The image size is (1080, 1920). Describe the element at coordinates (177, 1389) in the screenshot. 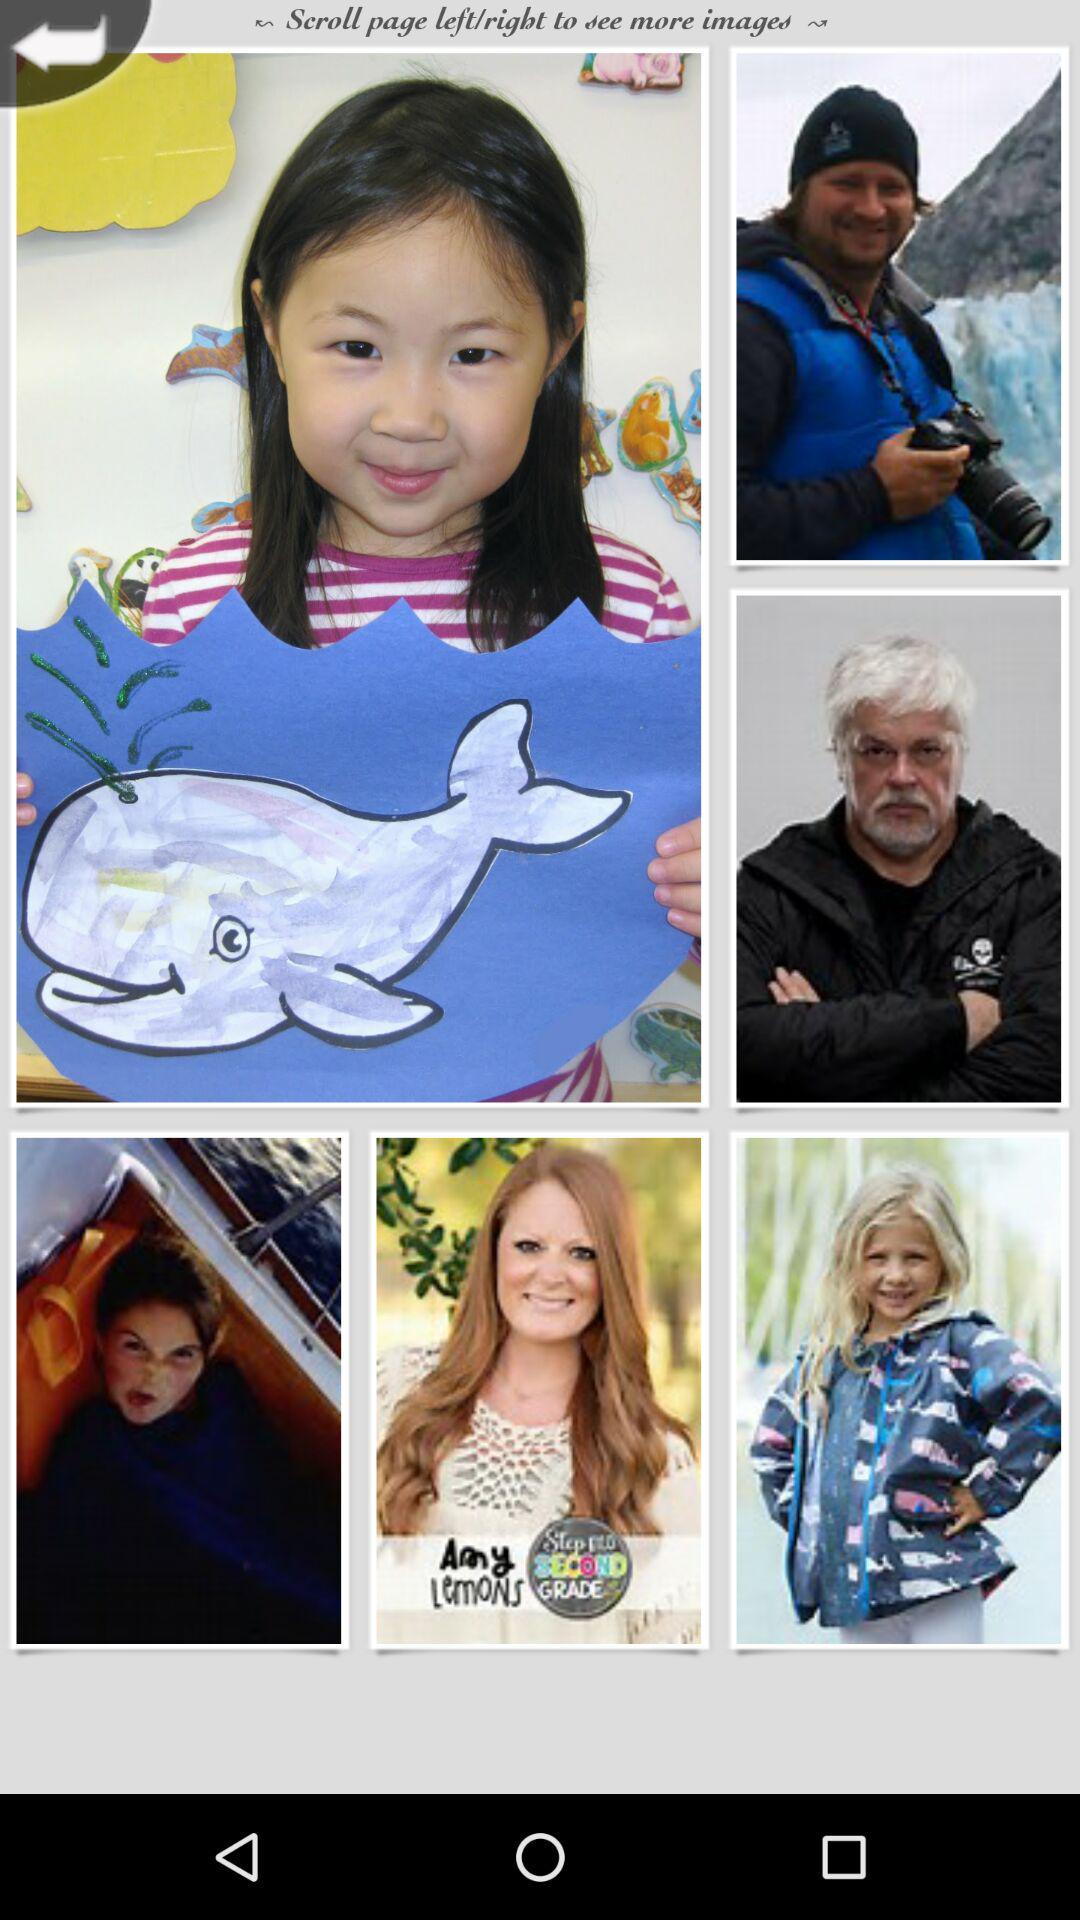

I see `wallpaper` at that location.